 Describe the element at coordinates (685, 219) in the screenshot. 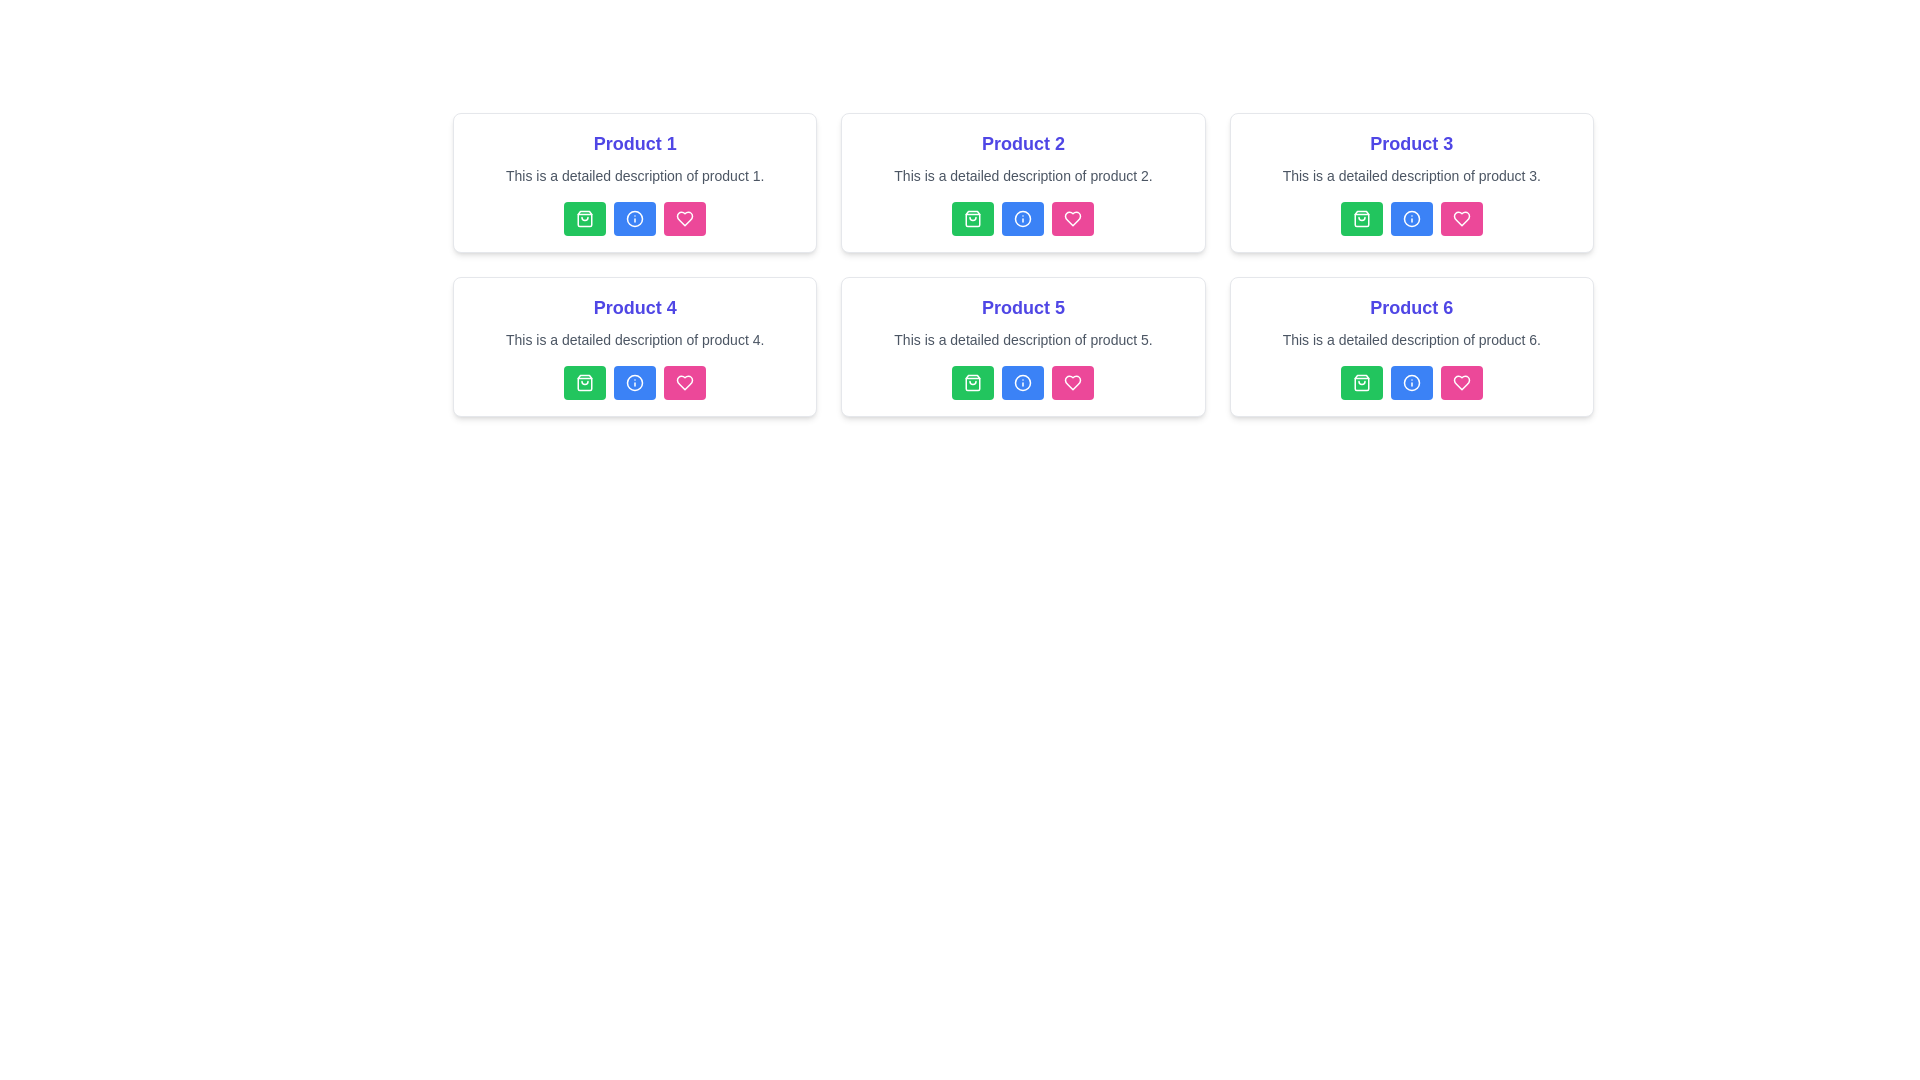

I see `the pink heart-shaped icon button located in the card labeled 'Product 4'` at that location.